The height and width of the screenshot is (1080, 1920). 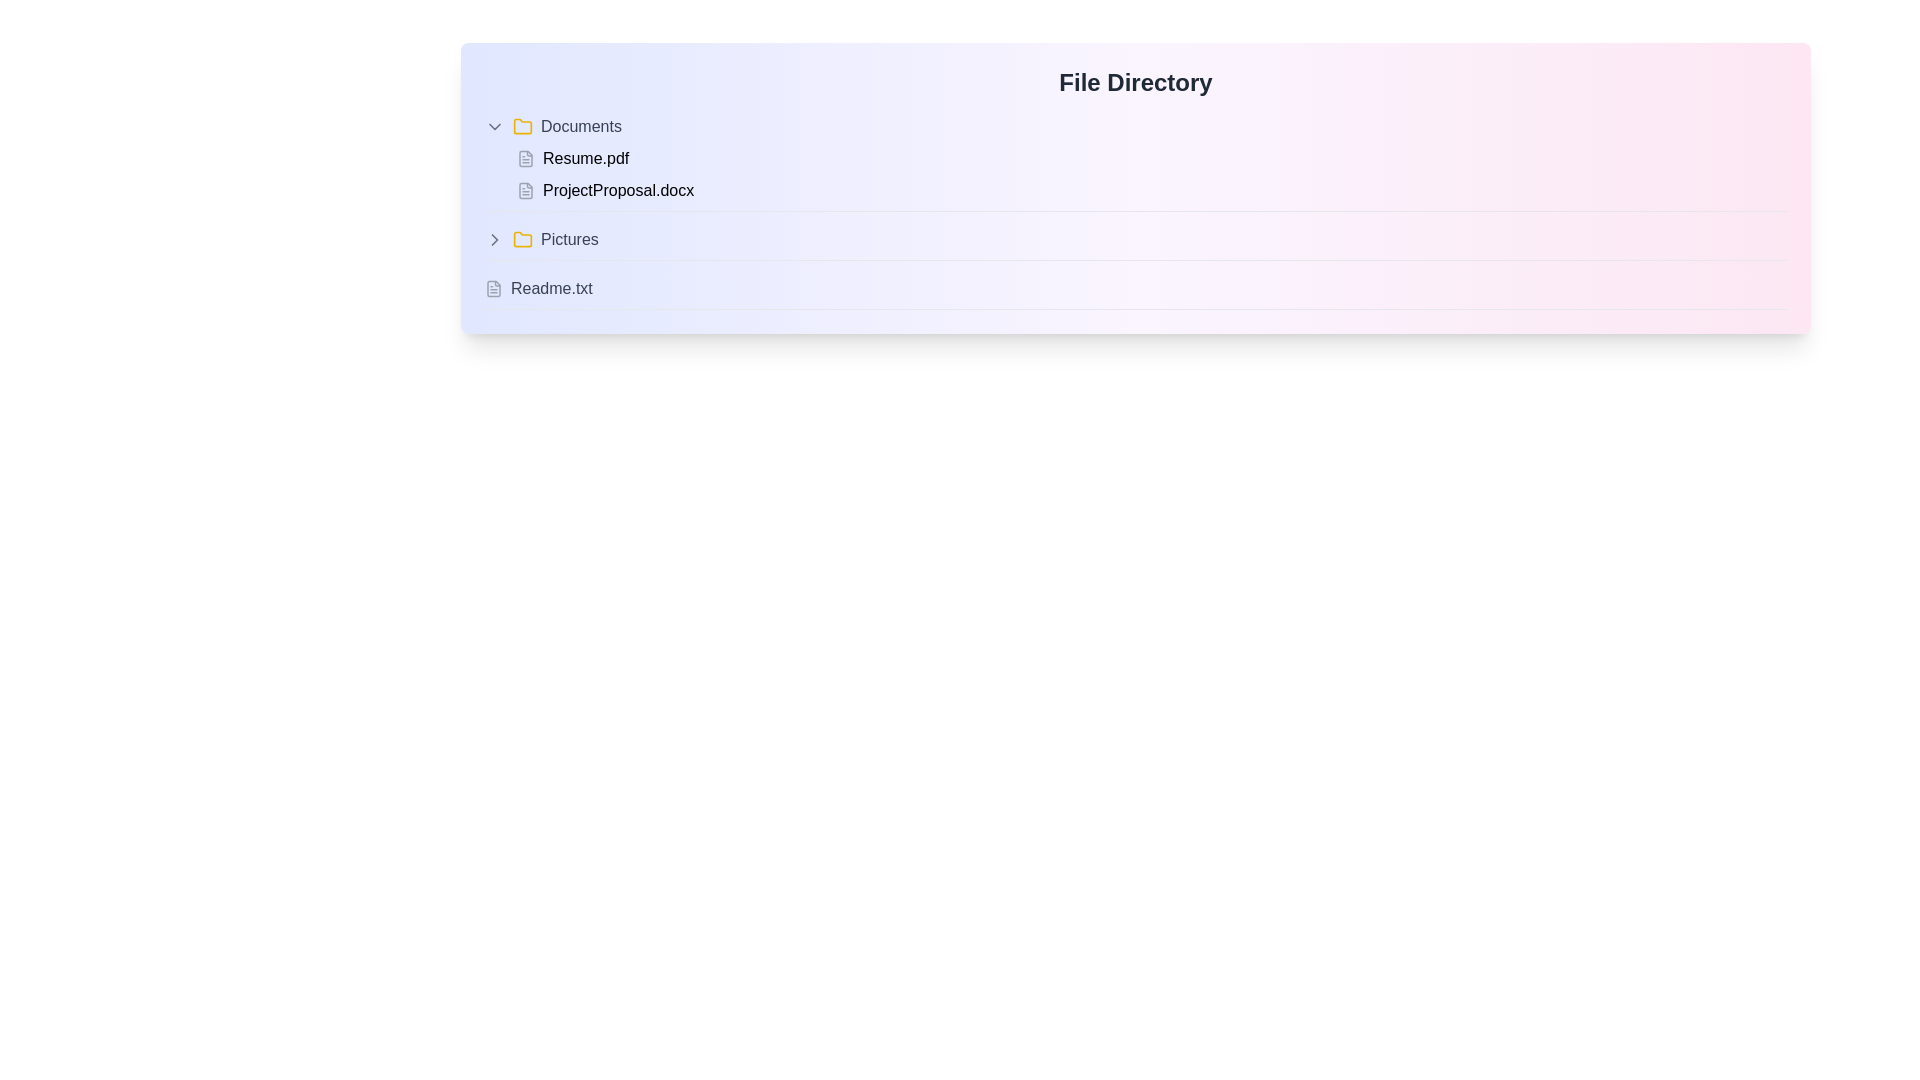 I want to click on the folder icon, which is a yellow minimalistic icon with rounded edges located to the left of the 'Documents' label and below a chevron-down icon, so click(x=523, y=127).